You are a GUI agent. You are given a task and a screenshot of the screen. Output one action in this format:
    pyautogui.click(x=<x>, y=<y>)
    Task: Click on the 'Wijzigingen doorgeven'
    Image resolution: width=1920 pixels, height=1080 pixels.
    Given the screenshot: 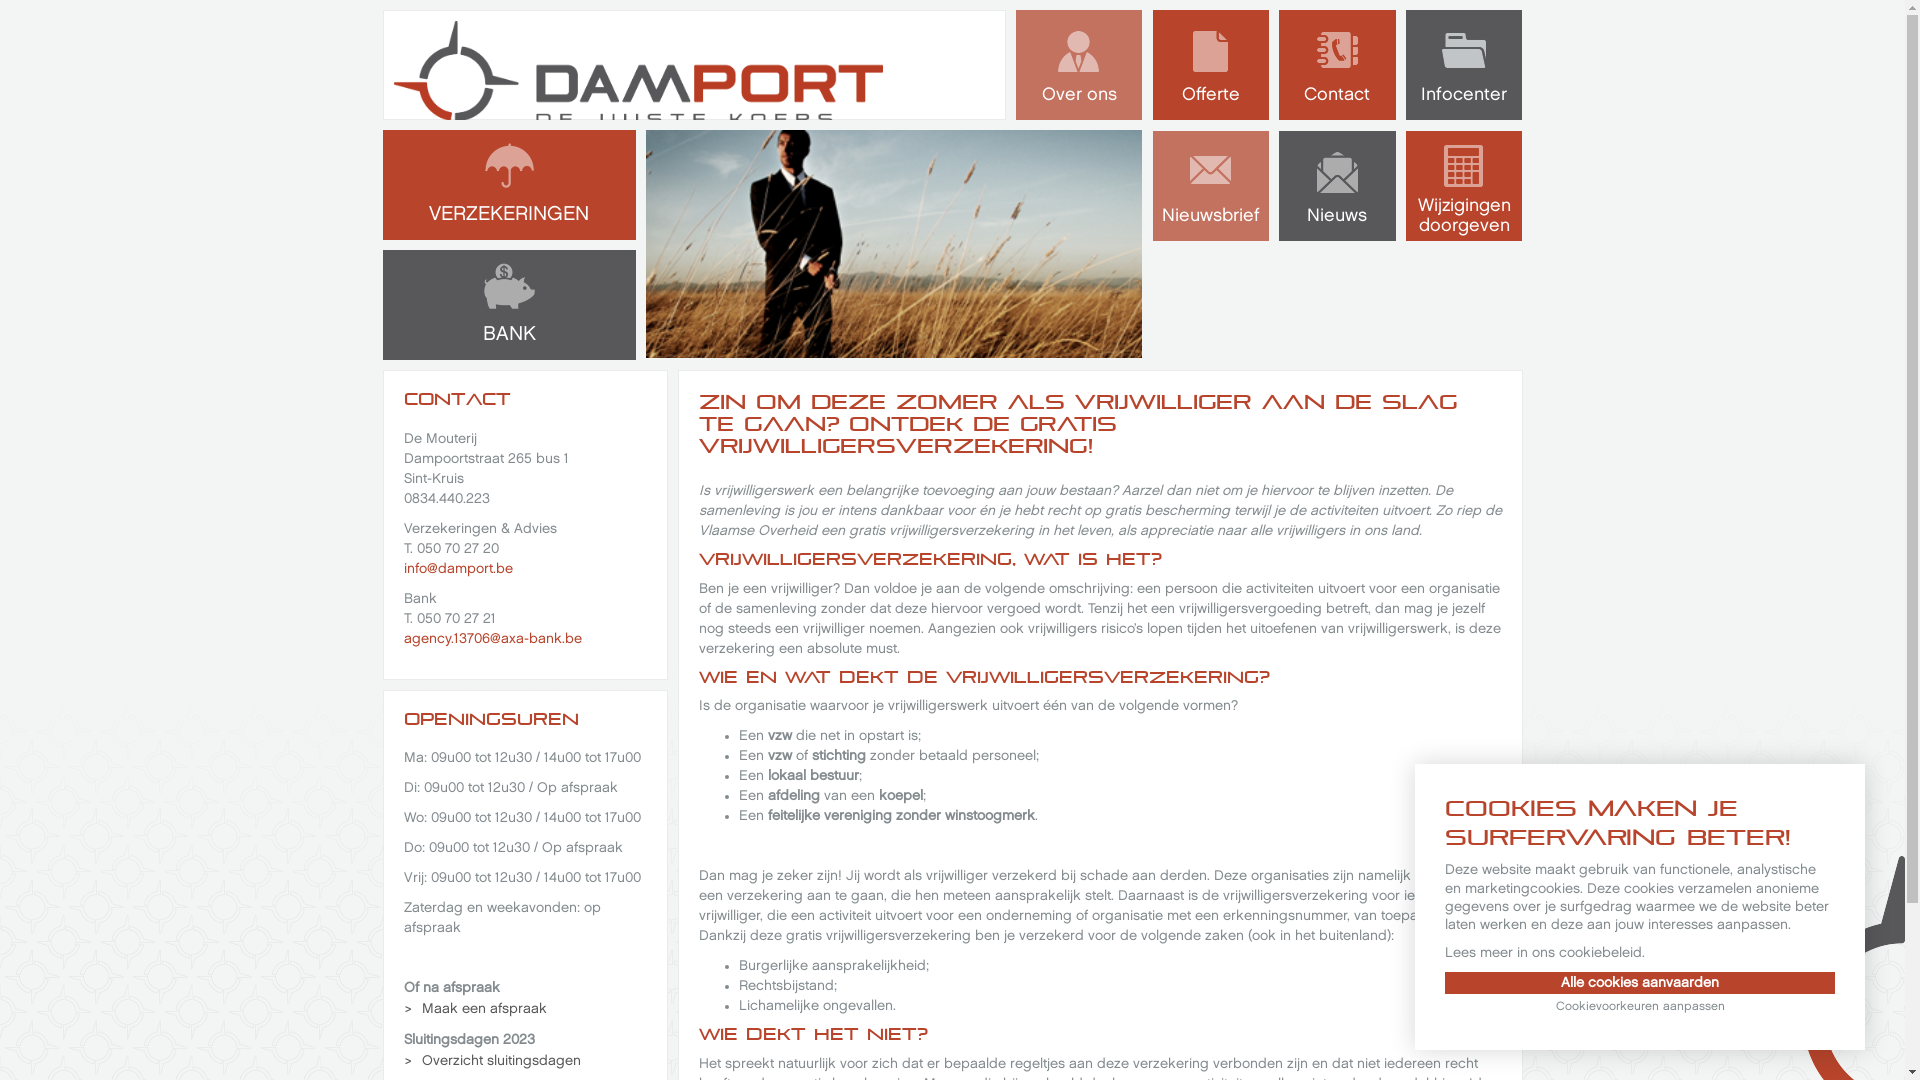 What is the action you would take?
    pyautogui.click(x=1464, y=185)
    